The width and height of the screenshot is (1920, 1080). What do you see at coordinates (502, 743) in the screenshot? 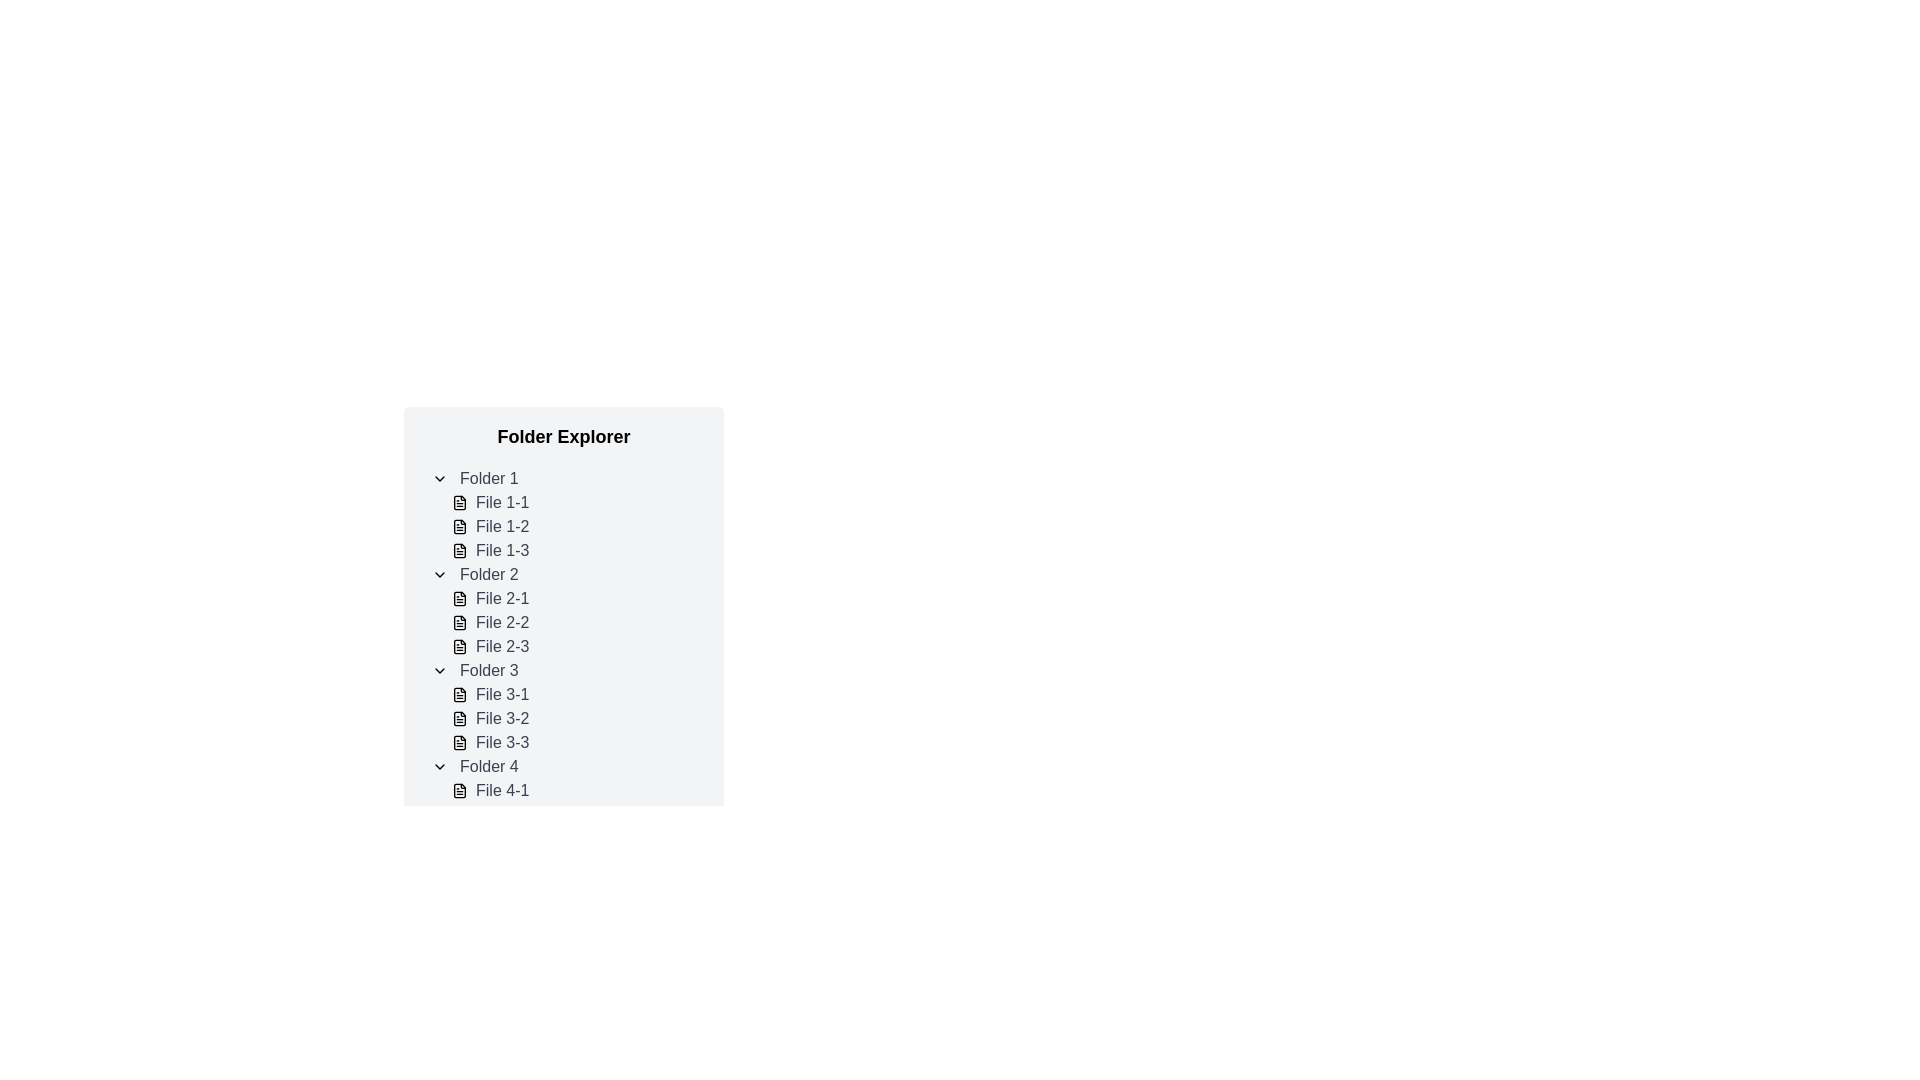
I see `text label displaying 'File 3-3' located under 'Folder 3' in the folder view` at bounding box center [502, 743].